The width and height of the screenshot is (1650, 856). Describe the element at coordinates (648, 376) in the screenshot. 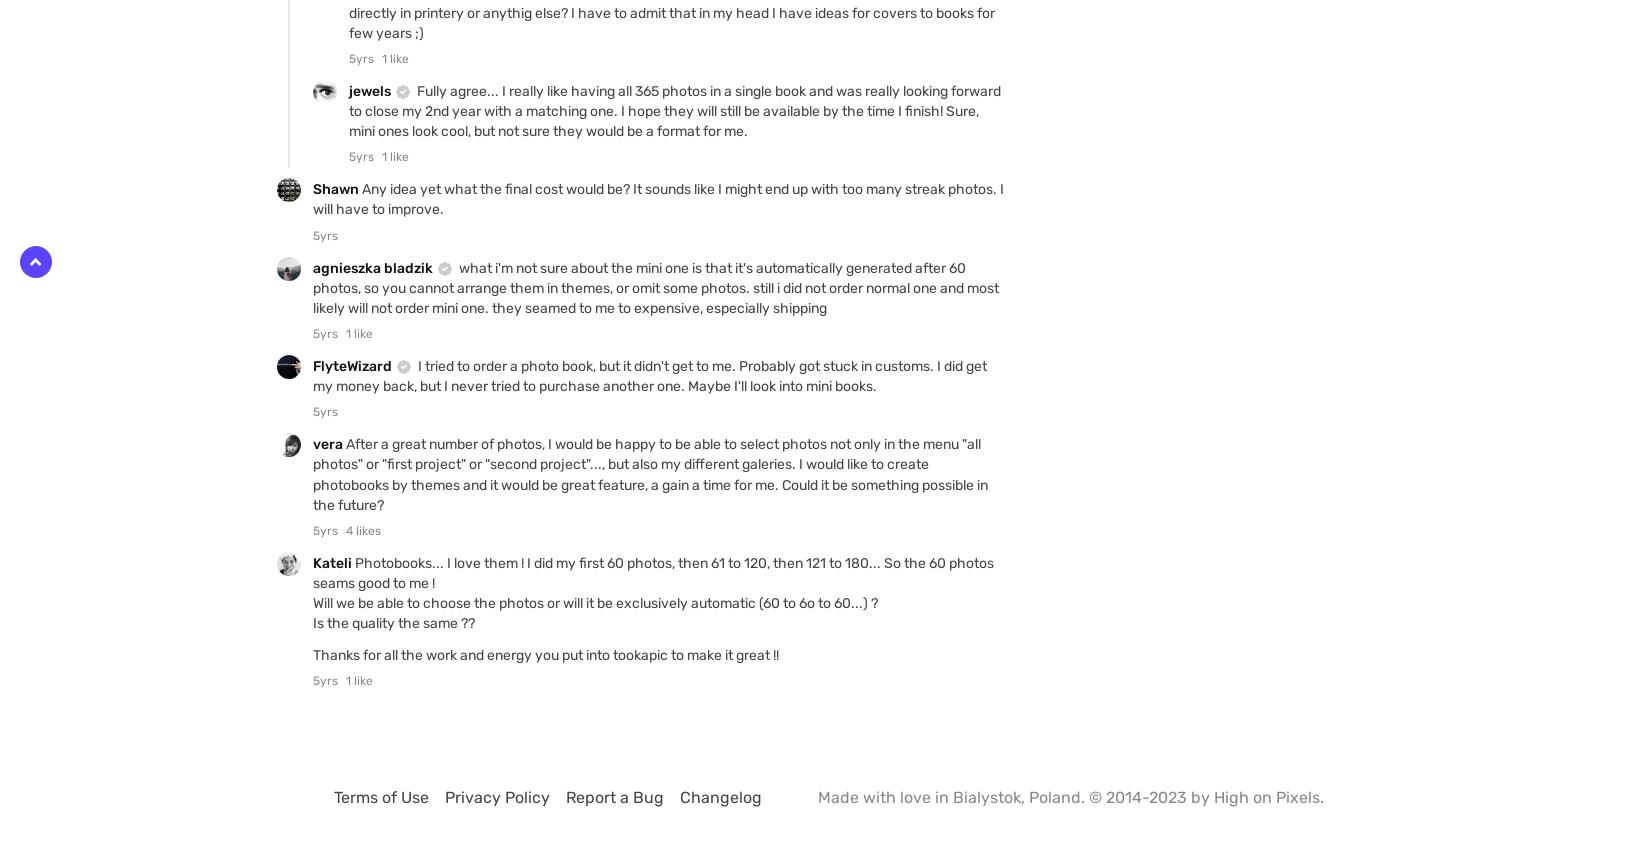

I see `'I tried to order a photo book, but it didn't get to me. Probably got stuck in customs. I did get my money back, but I never tried to purchase another one. Maybe I'll look into mini books.'` at that location.